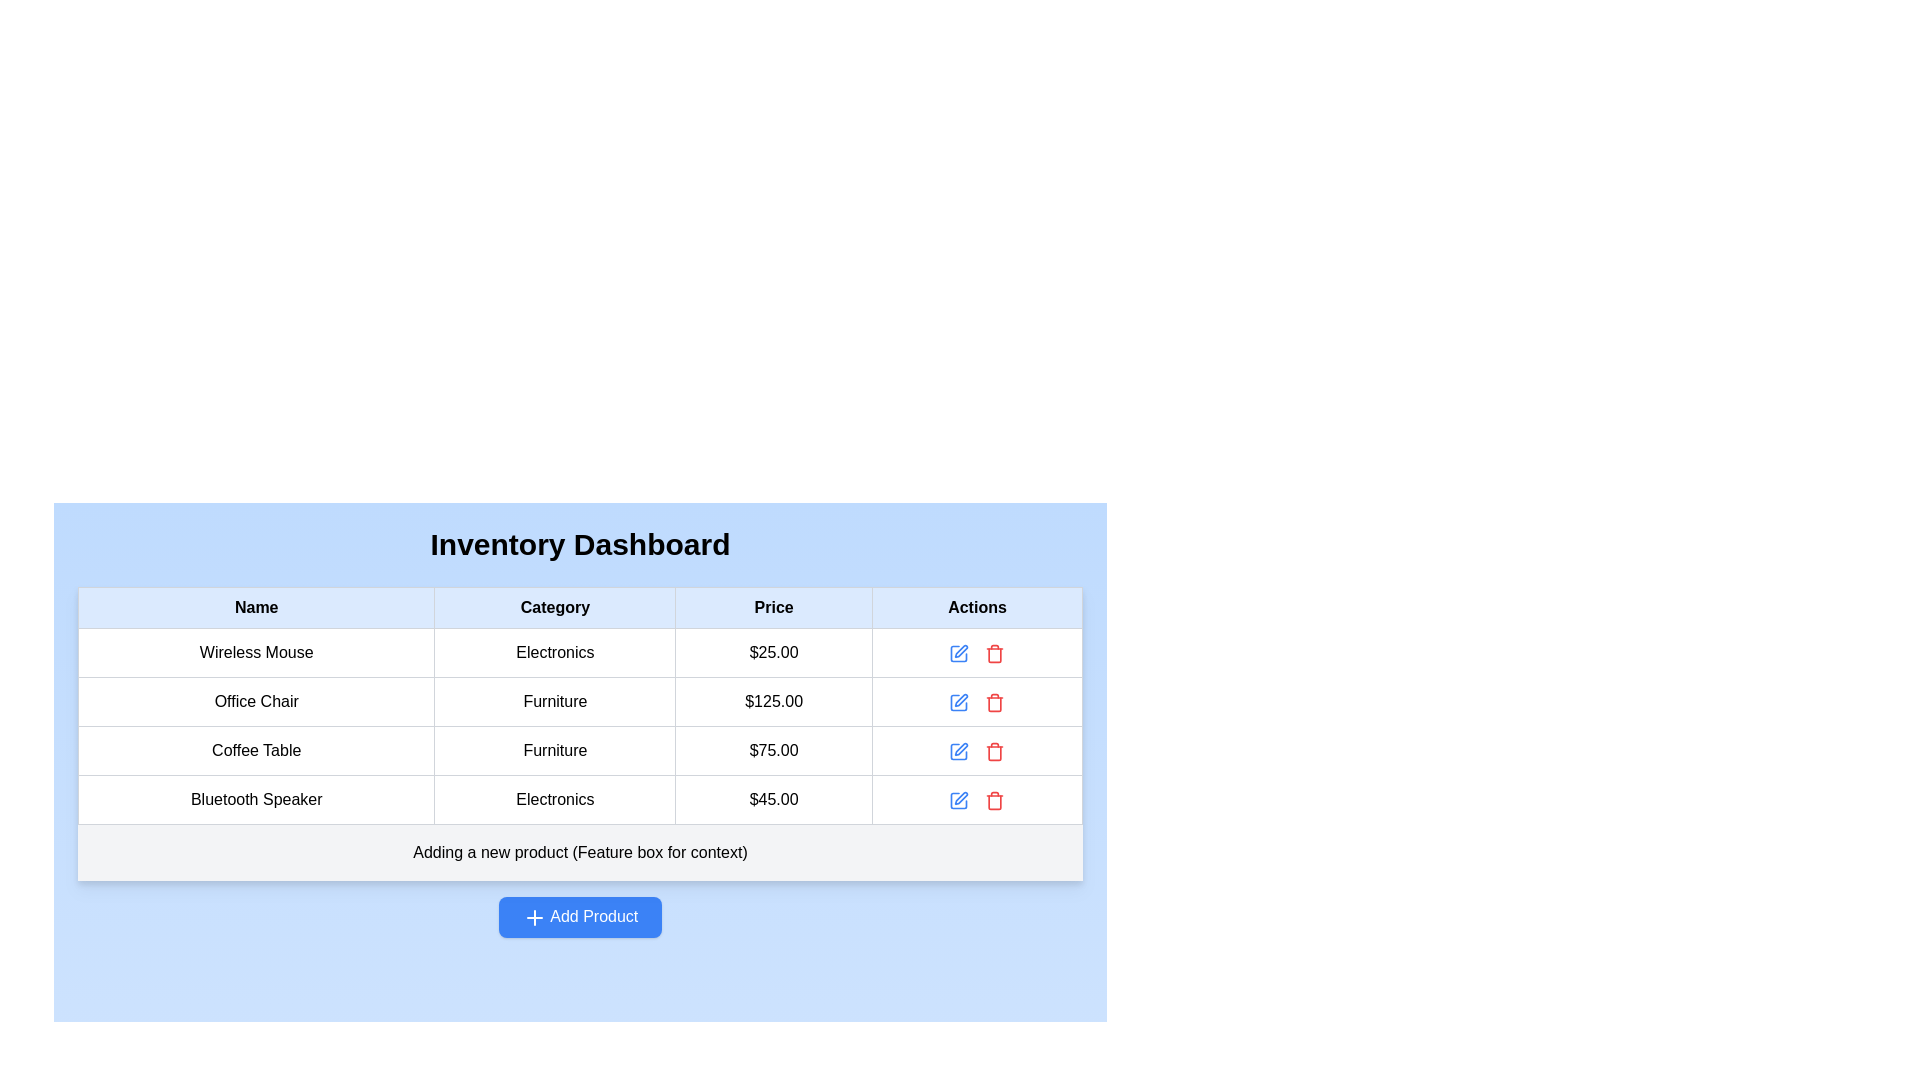 The width and height of the screenshot is (1920, 1080). I want to click on the trash bin icon in the 'Actions' column of the data table, so click(995, 751).